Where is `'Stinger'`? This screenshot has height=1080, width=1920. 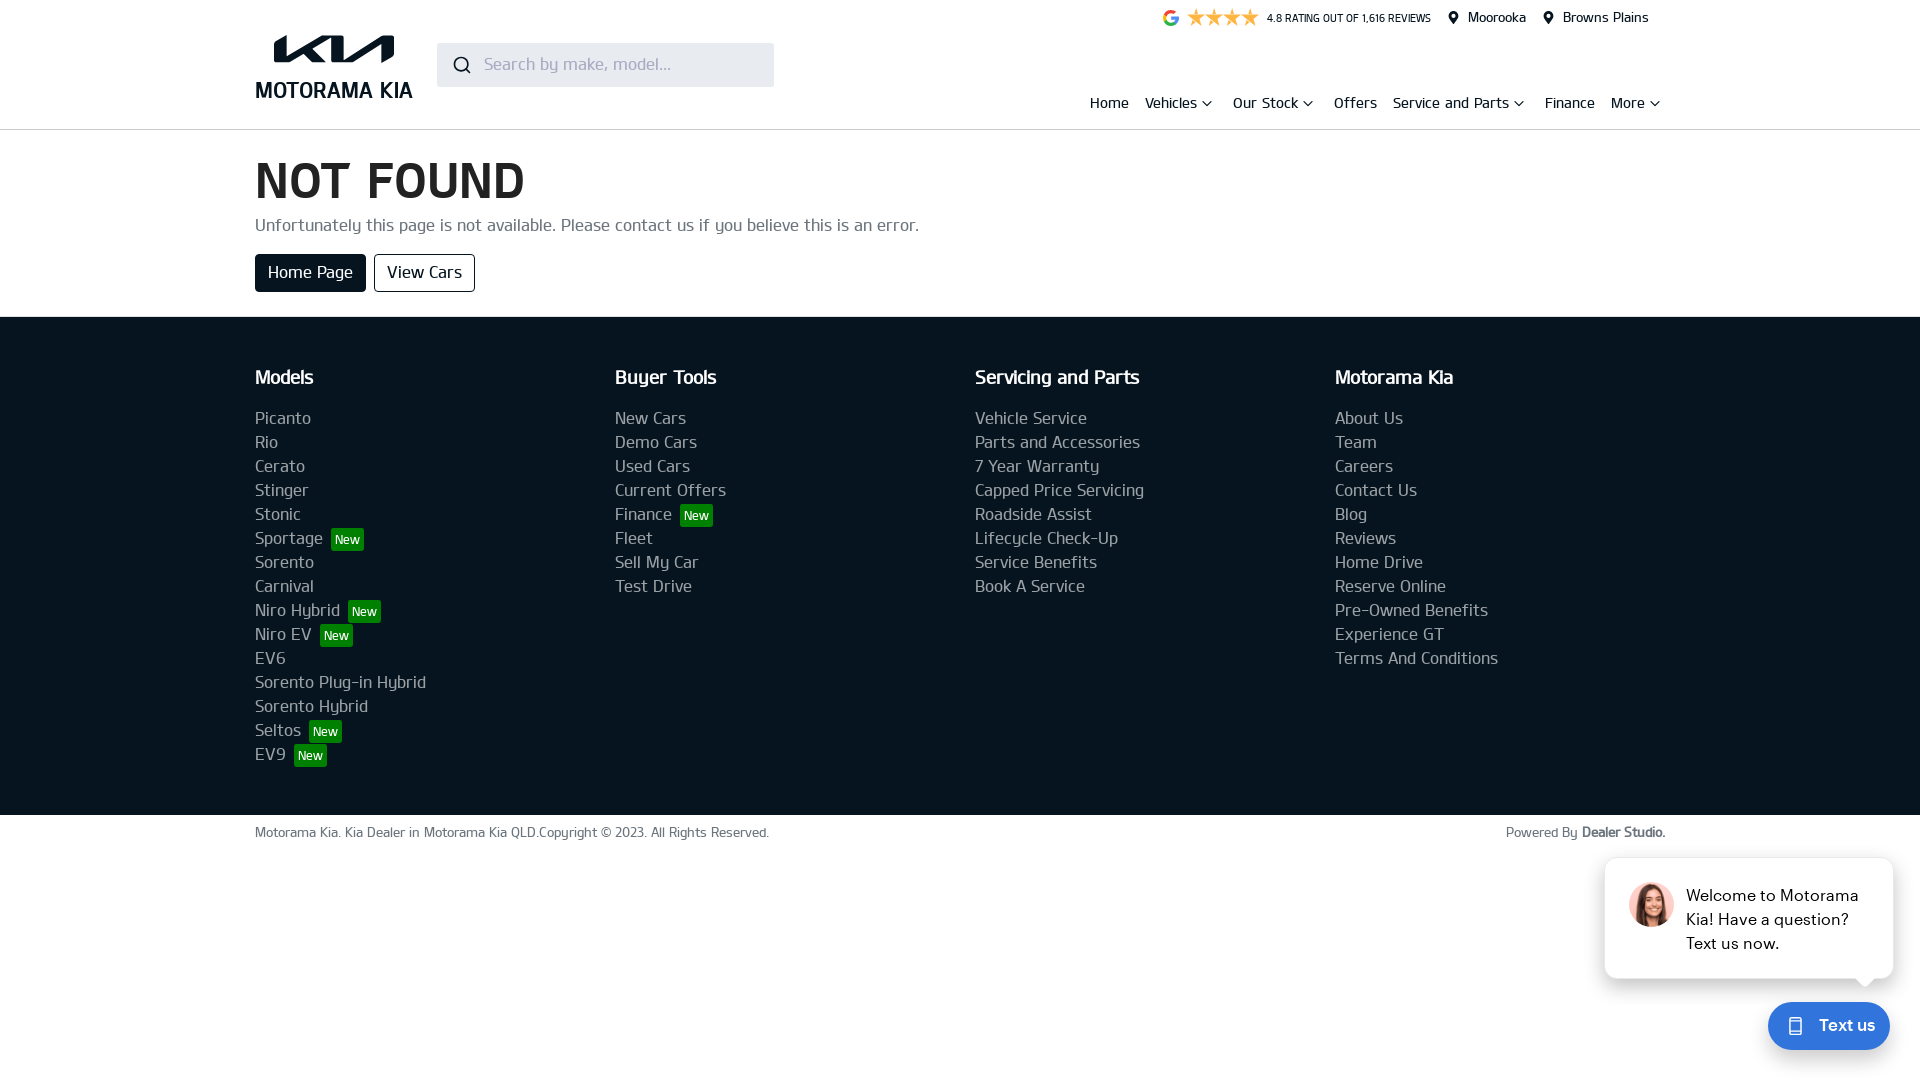 'Stinger' is located at coordinates (281, 490).